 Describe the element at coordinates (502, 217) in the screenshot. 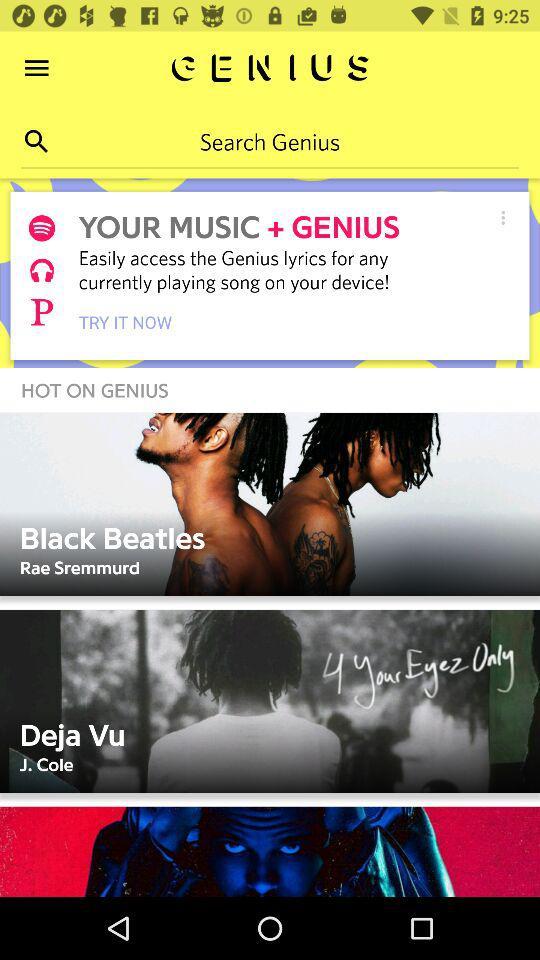

I see `option` at that location.